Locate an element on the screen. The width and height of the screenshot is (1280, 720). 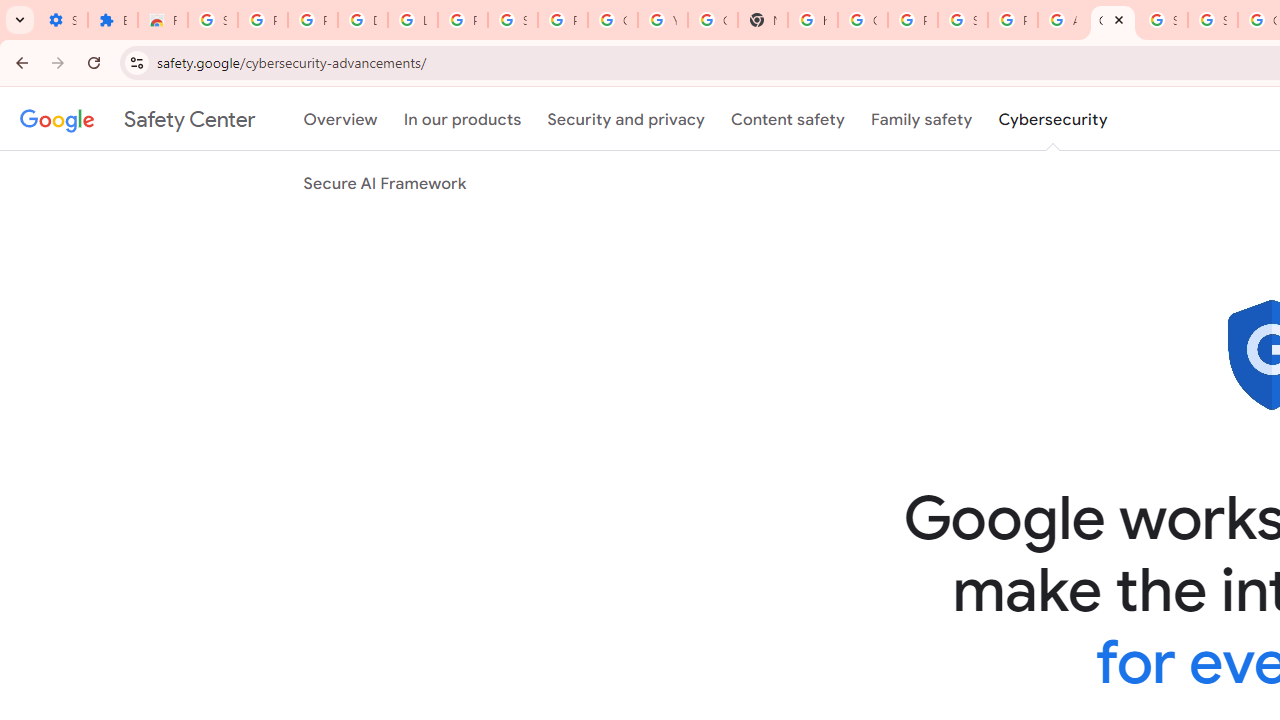
'Google Cybersecurity Innovations - Google Safety Center' is located at coordinates (1111, 20).